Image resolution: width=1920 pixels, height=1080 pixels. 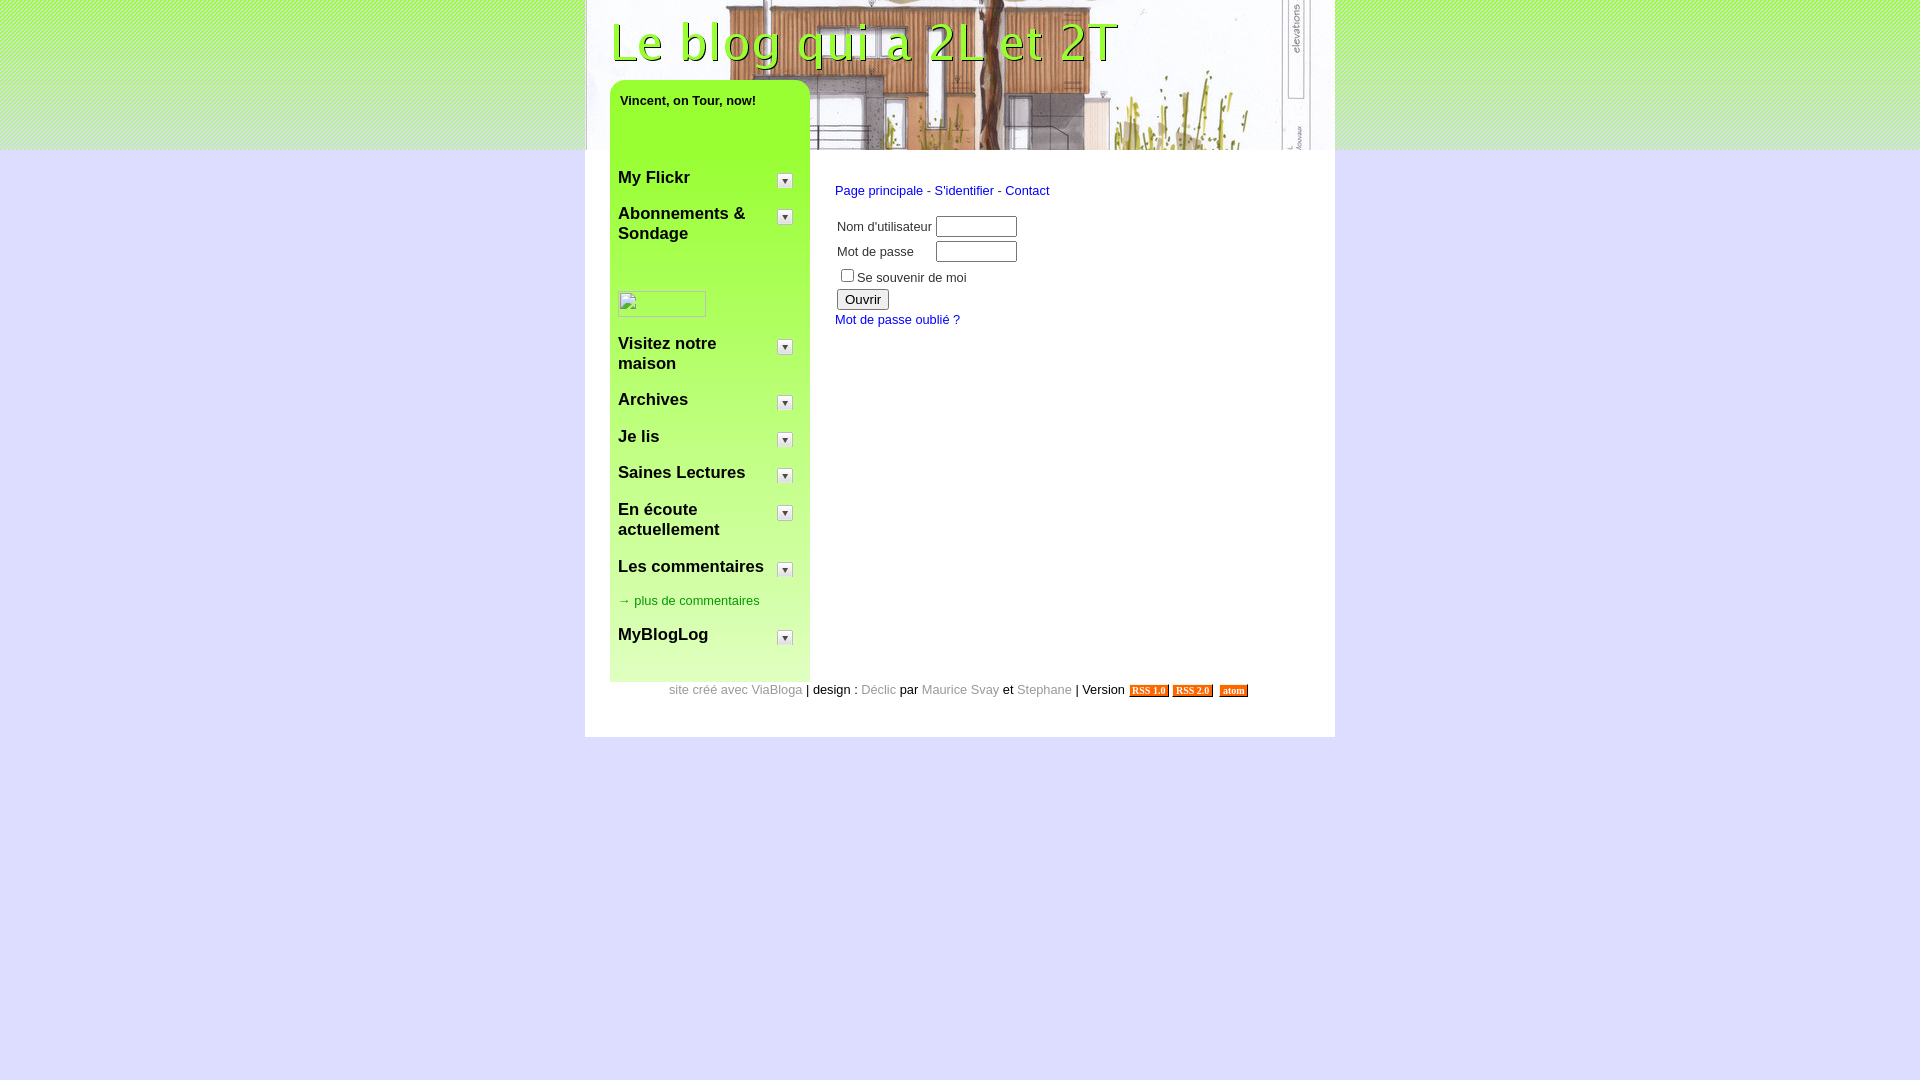 I want to click on 'Vincent, on Tour, now!', so click(x=710, y=100).